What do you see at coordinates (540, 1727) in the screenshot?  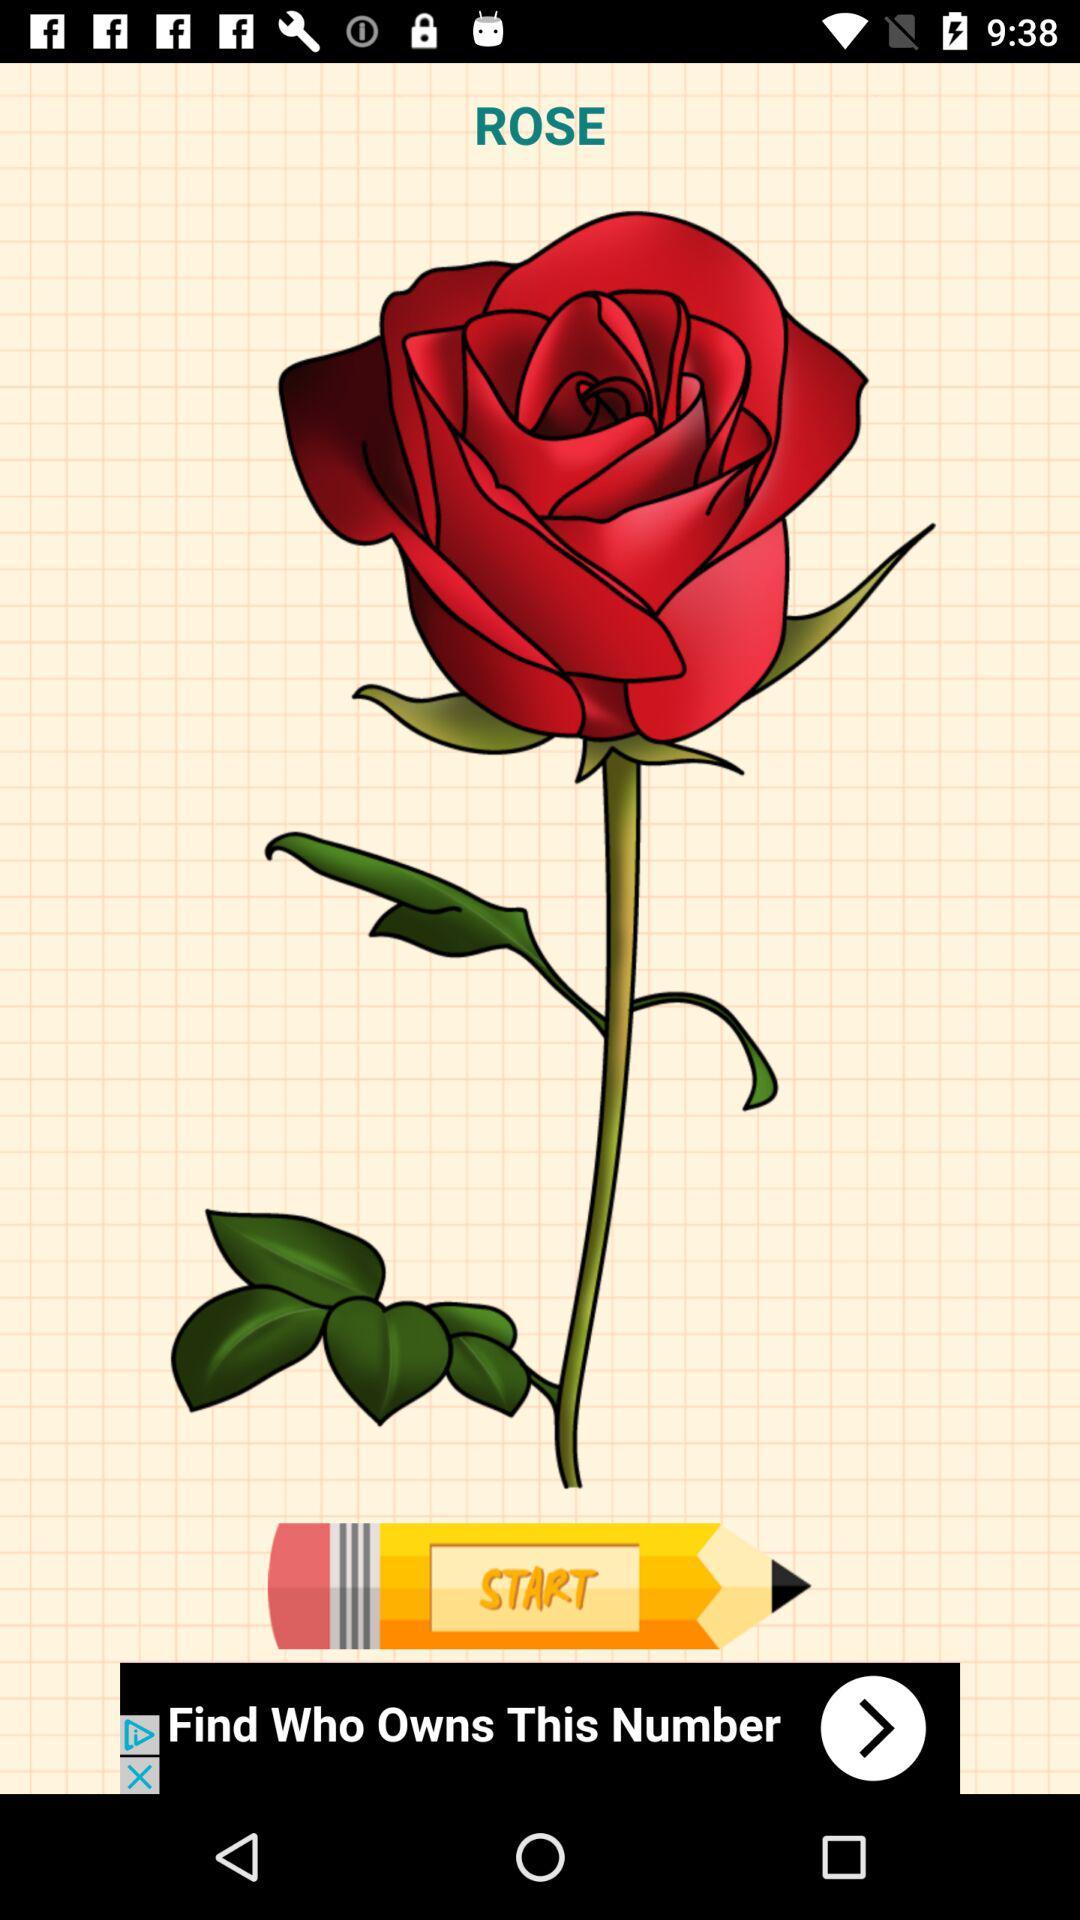 I see `advertisement` at bounding box center [540, 1727].